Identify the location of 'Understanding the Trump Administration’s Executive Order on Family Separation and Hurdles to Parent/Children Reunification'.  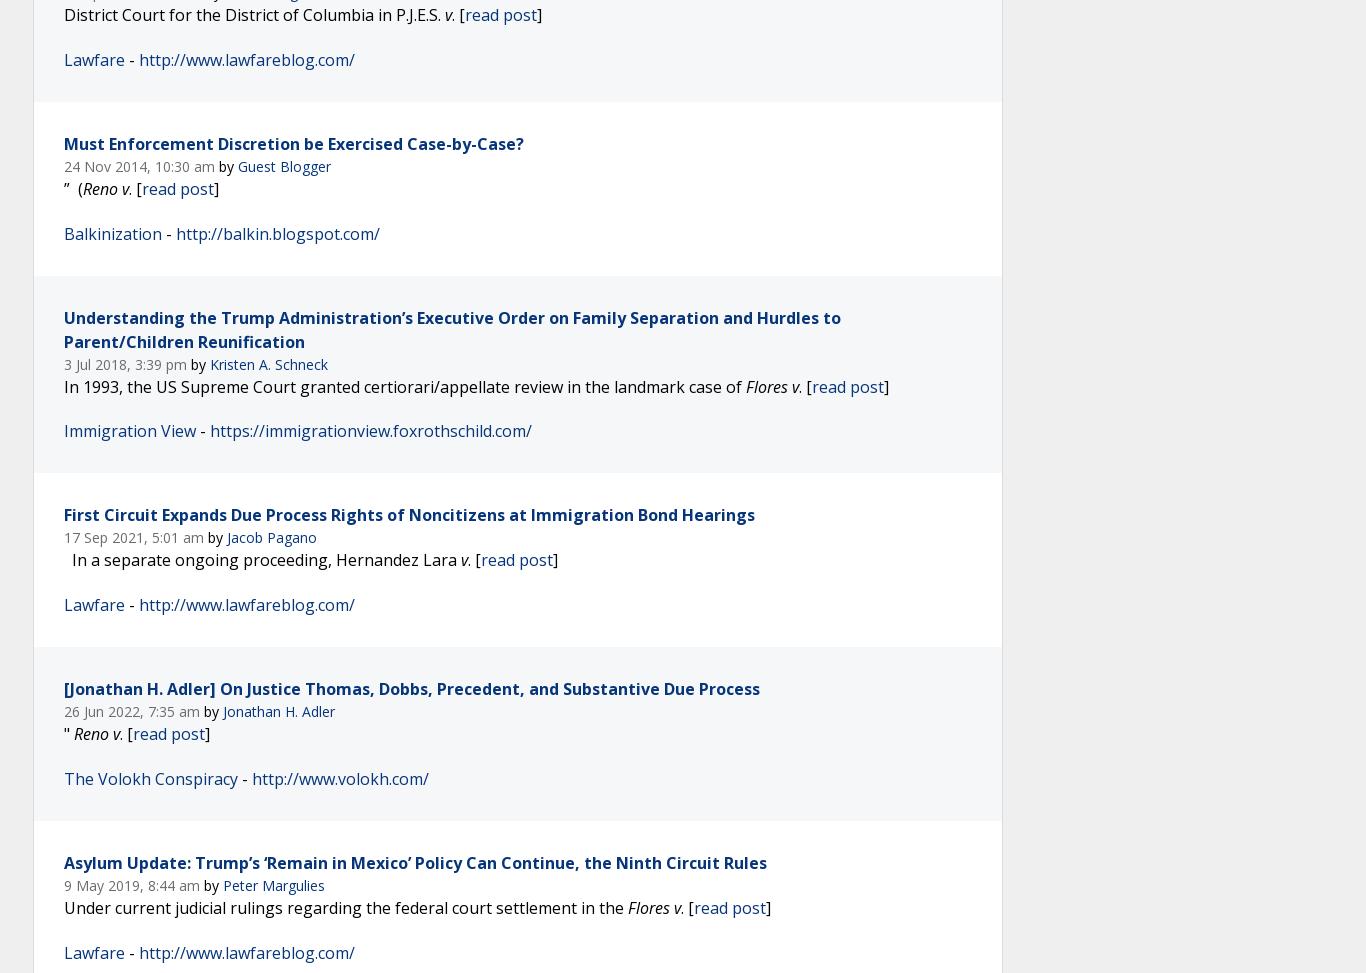
(451, 328).